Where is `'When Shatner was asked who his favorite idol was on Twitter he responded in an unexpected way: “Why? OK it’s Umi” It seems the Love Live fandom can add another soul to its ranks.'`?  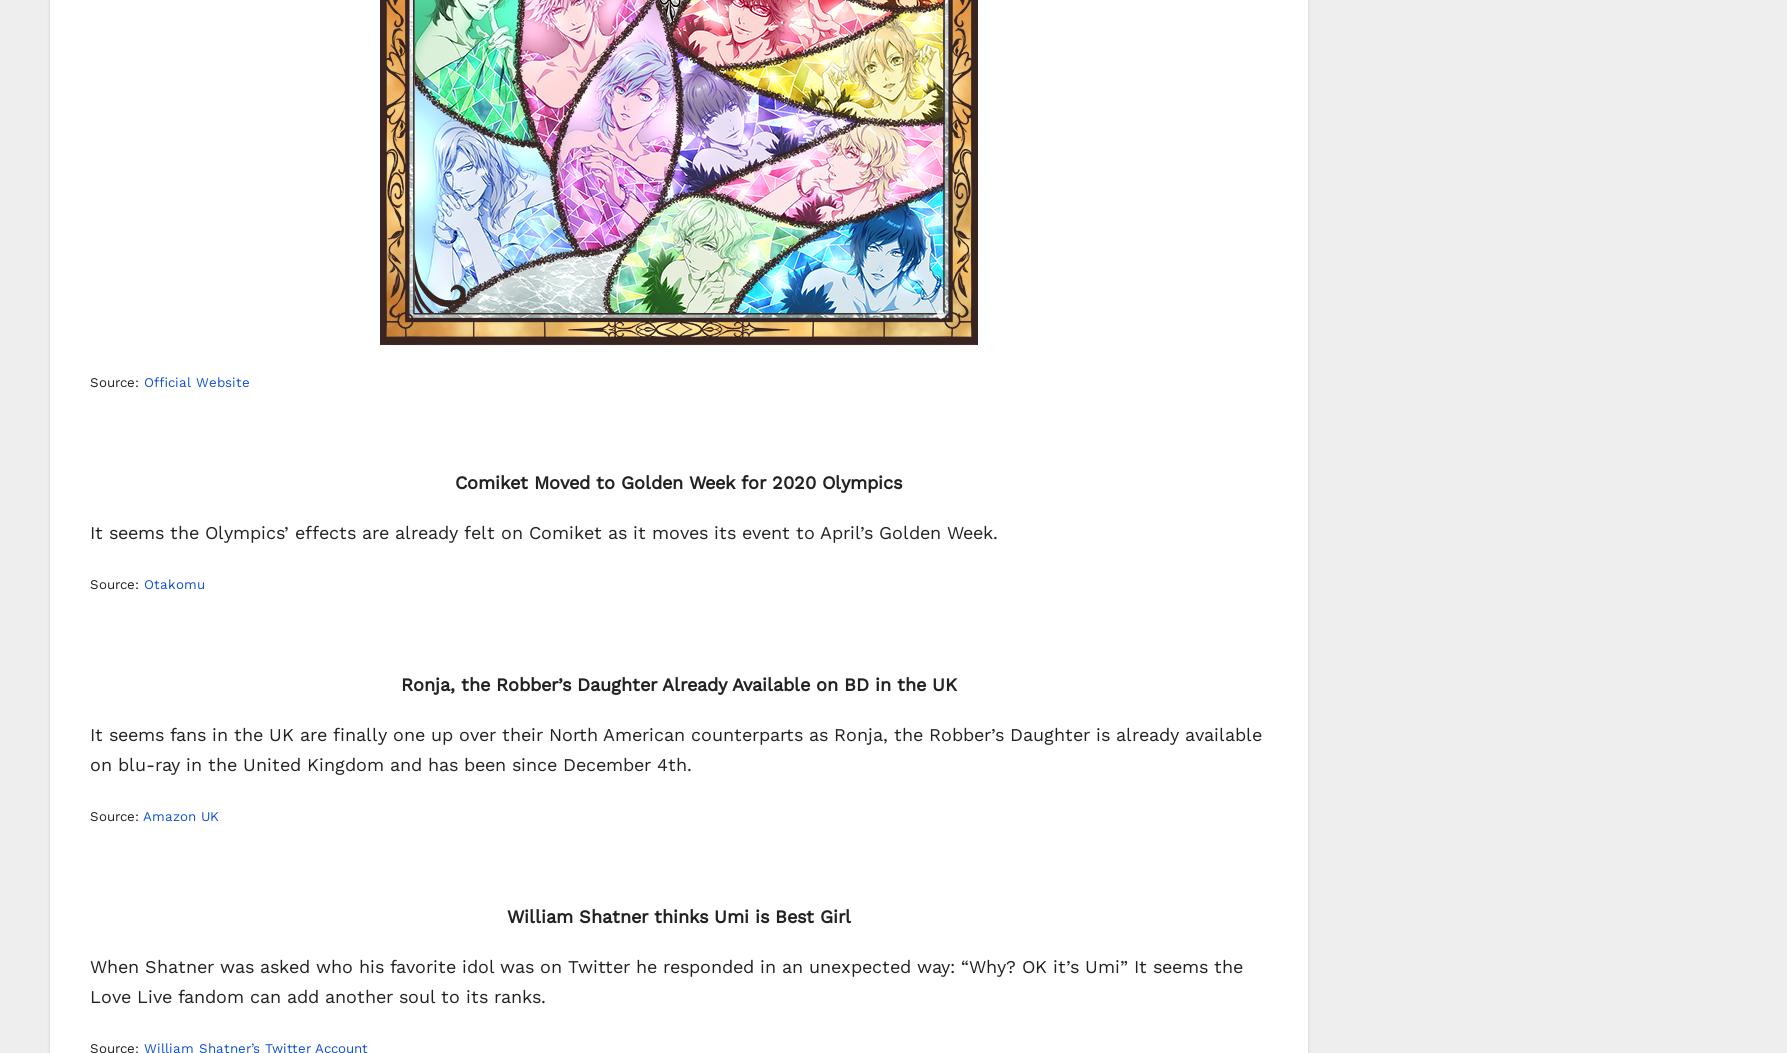
'When Shatner was asked who his favorite idol was on Twitter he responded in an unexpected way: “Why? OK it’s Umi” It seems the Love Live fandom can add another soul to its ranks.' is located at coordinates (665, 980).